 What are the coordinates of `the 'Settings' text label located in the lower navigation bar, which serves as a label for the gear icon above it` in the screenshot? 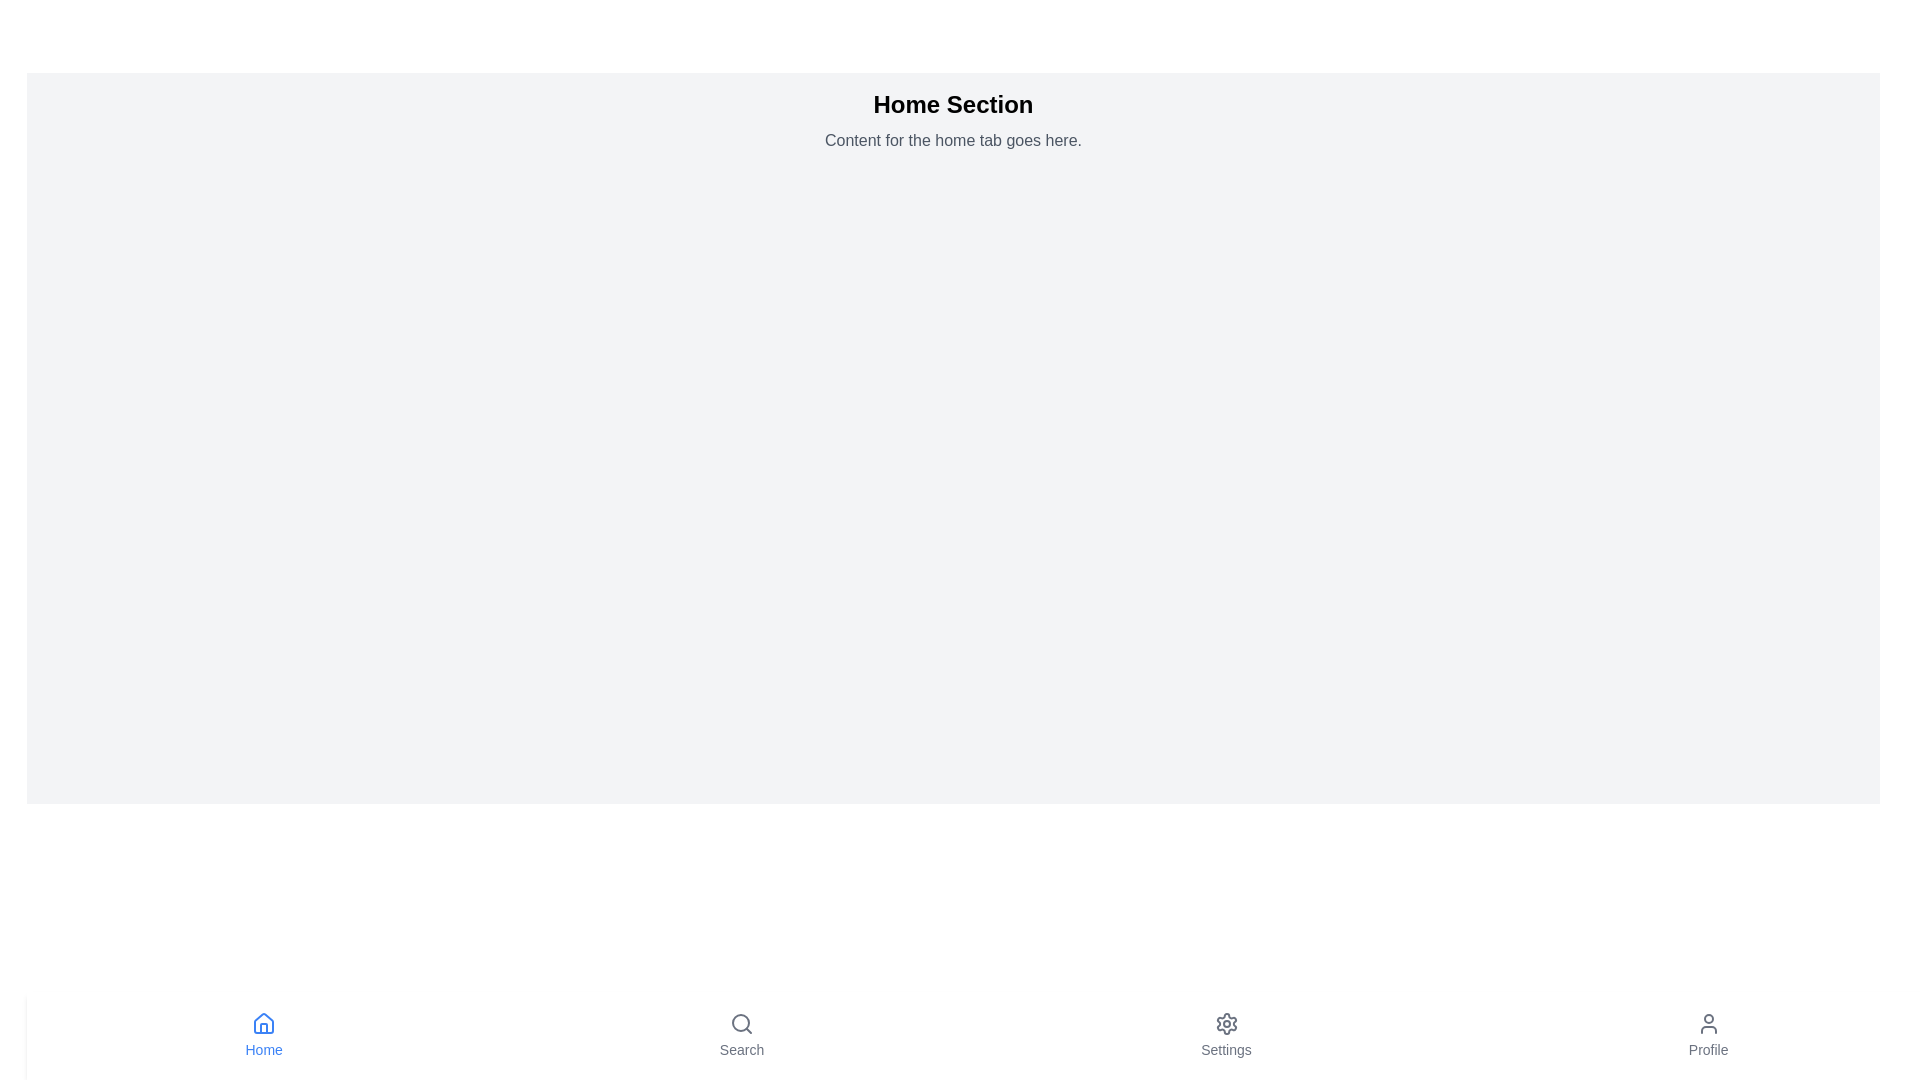 It's located at (1225, 1048).